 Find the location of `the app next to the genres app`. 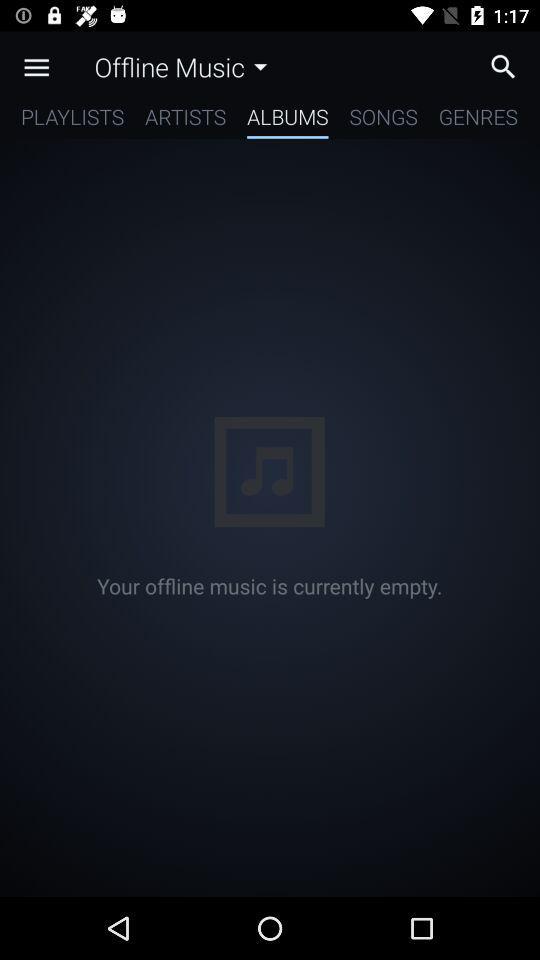

the app next to the genres app is located at coordinates (383, 120).